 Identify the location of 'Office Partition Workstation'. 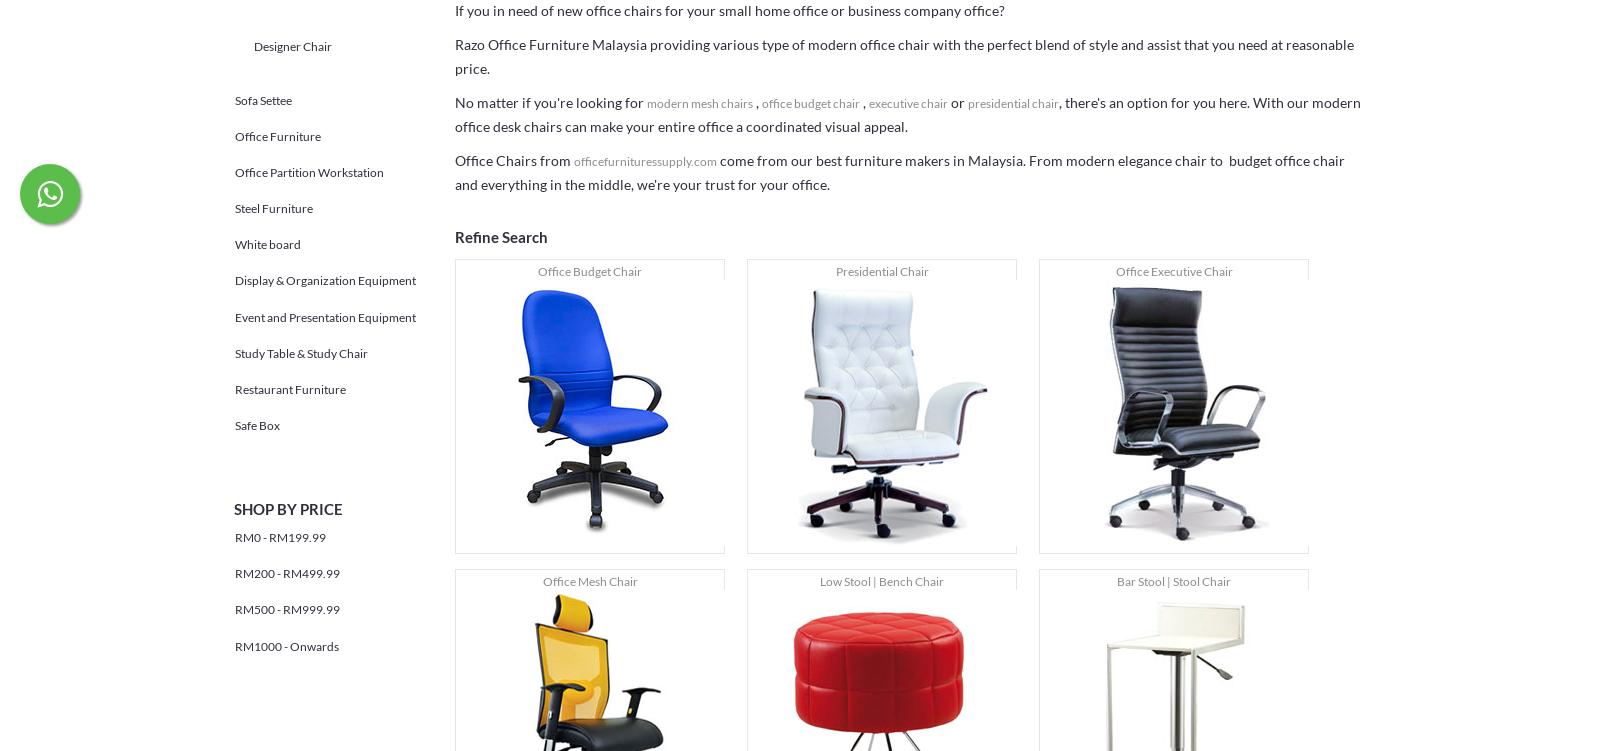
(235, 171).